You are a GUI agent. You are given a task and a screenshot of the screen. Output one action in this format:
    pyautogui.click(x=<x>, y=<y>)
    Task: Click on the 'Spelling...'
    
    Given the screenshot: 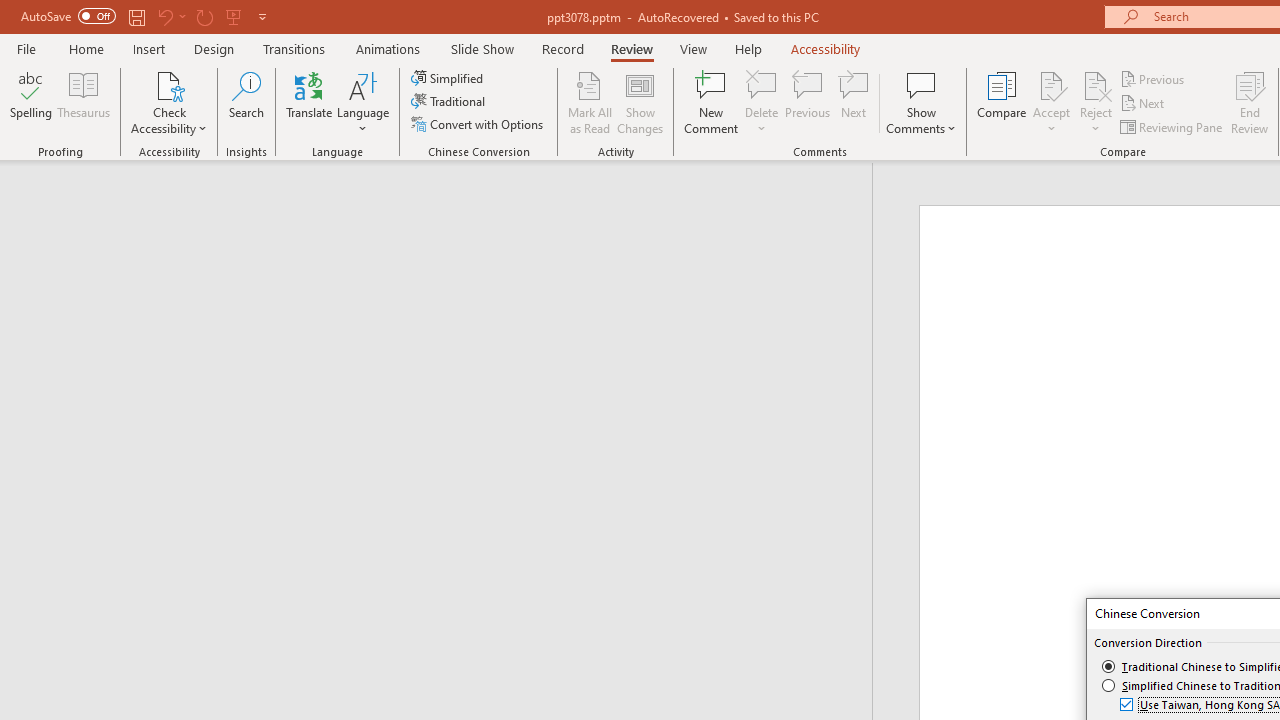 What is the action you would take?
    pyautogui.click(x=31, y=103)
    